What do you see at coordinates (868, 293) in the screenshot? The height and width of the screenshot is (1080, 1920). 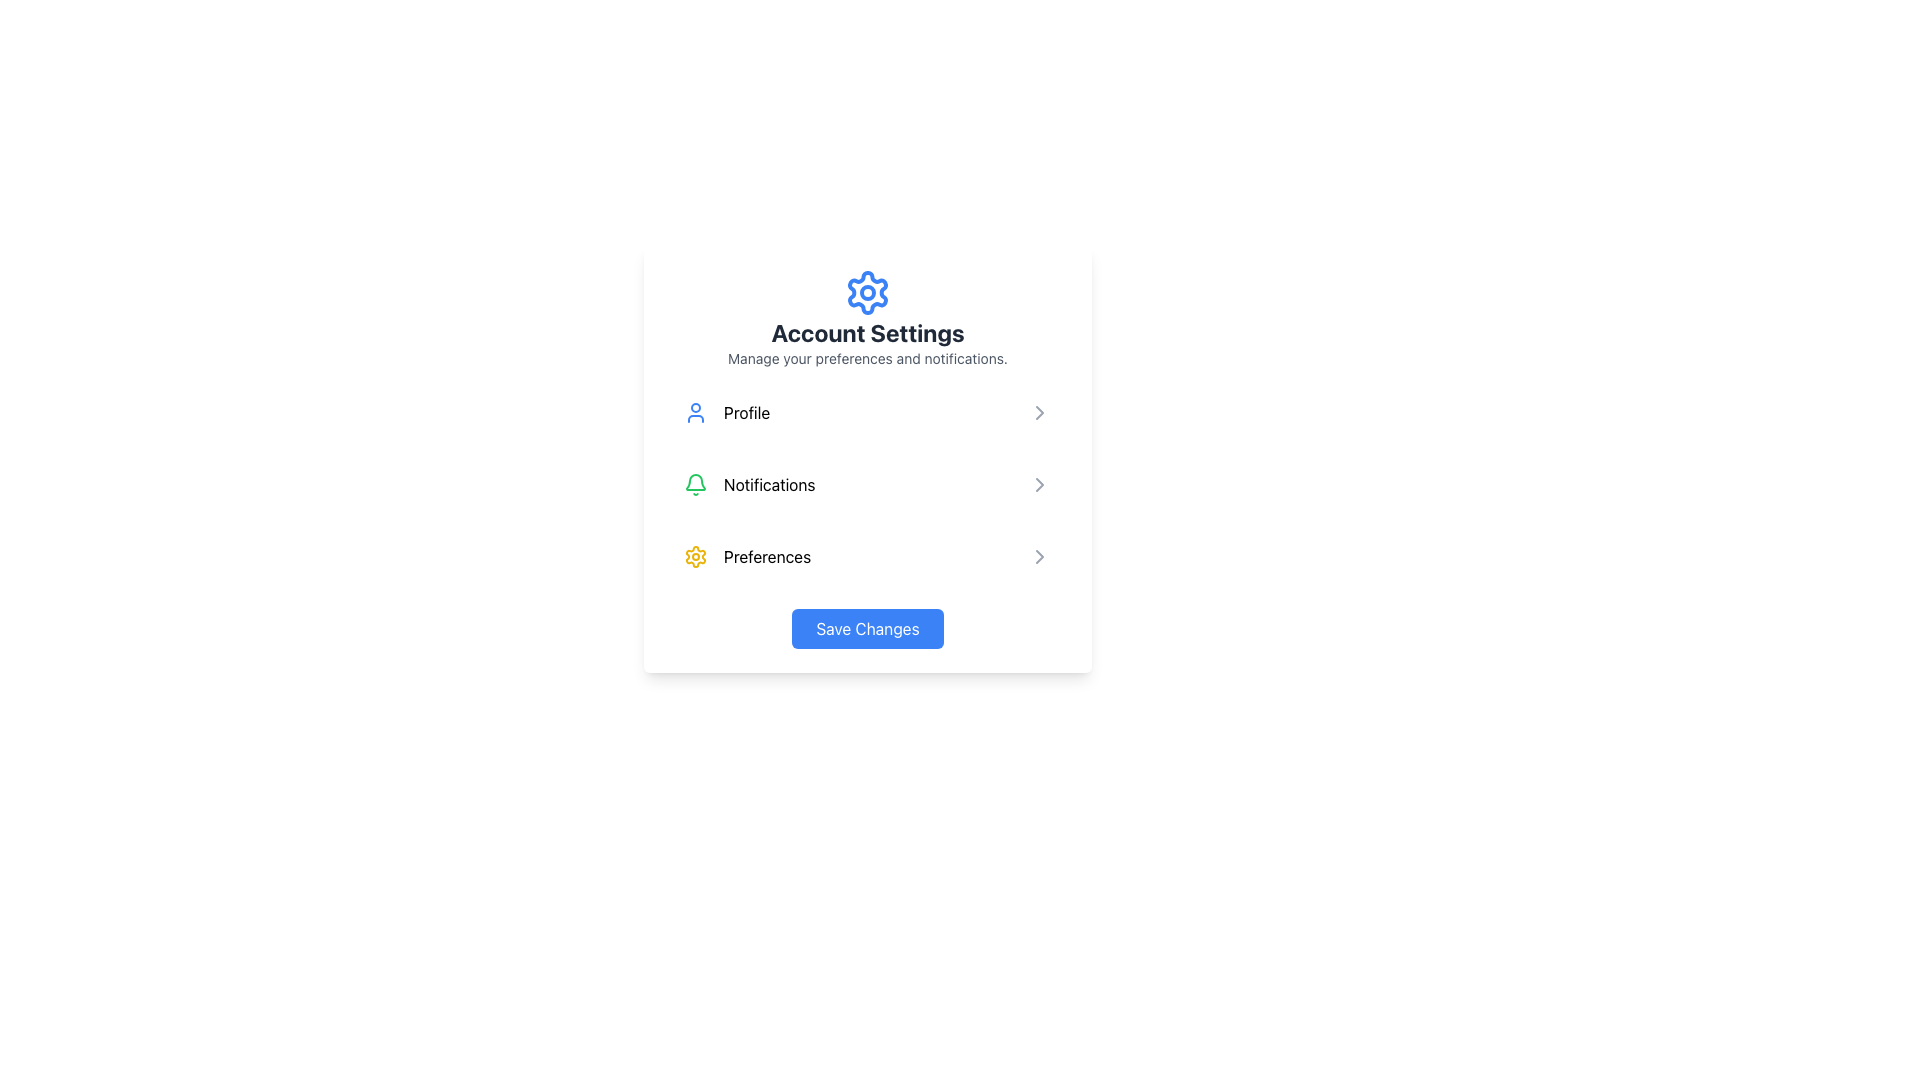 I see `the blue gear icon indicating settings, which is centrally aligned above the 'Account Settings' text` at bounding box center [868, 293].